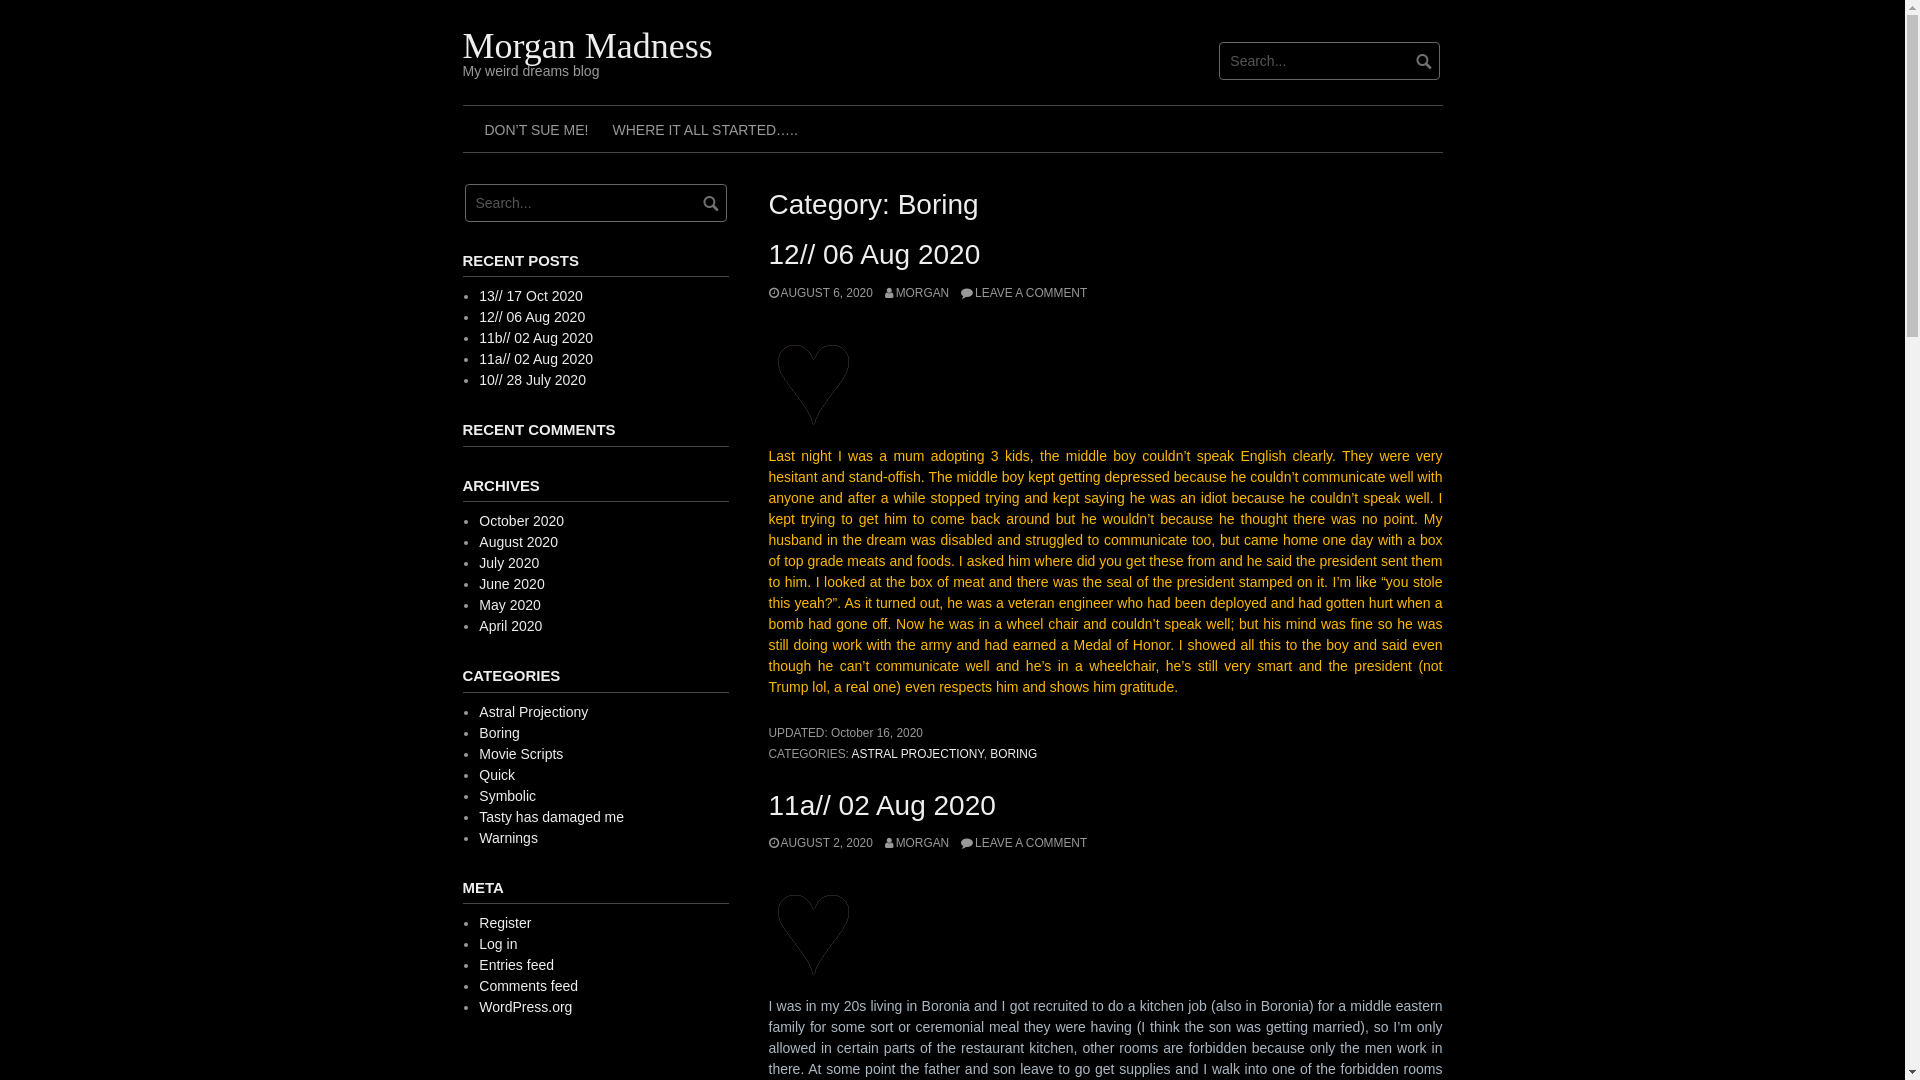 The width and height of the screenshot is (1920, 1080). What do you see at coordinates (531, 296) in the screenshot?
I see `'13// 17 Oct 2020'` at bounding box center [531, 296].